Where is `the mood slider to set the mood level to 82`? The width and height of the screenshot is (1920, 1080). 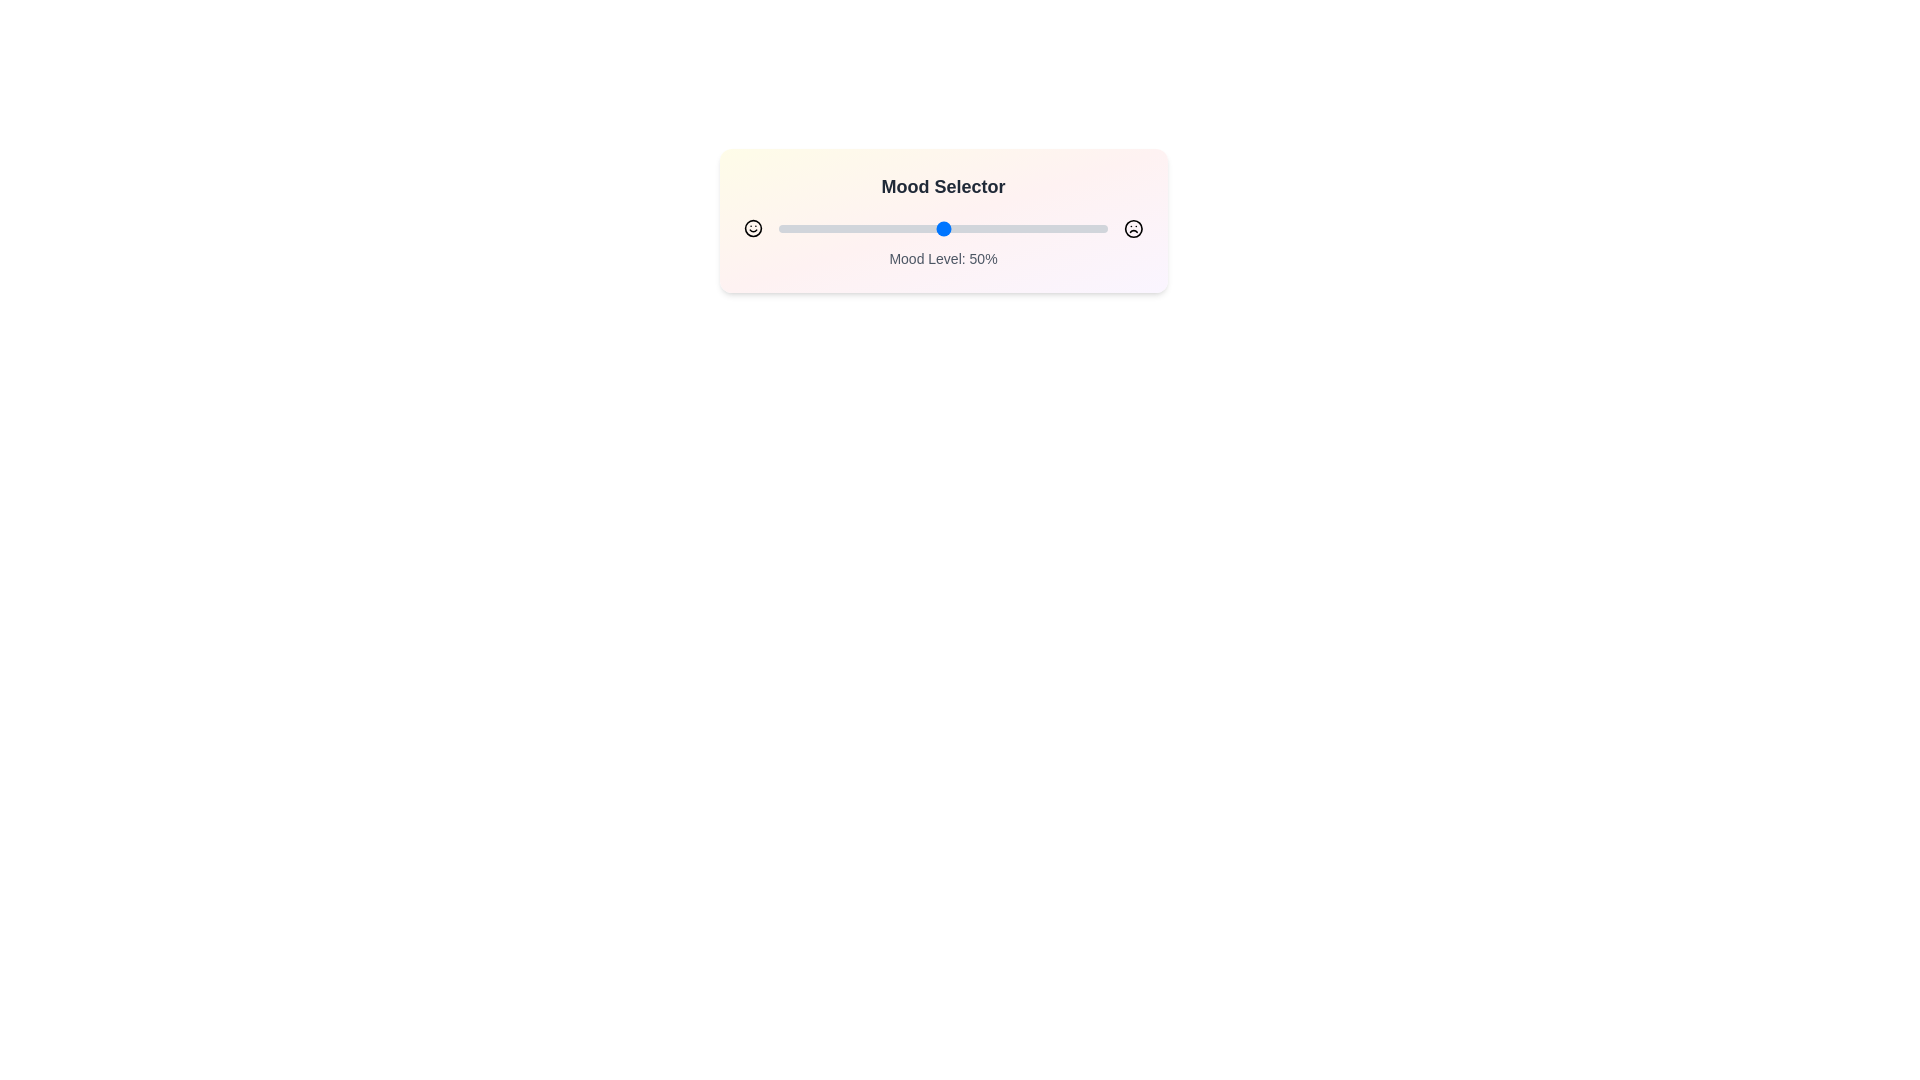 the mood slider to set the mood level to 82 is located at coordinates (1047, 227).